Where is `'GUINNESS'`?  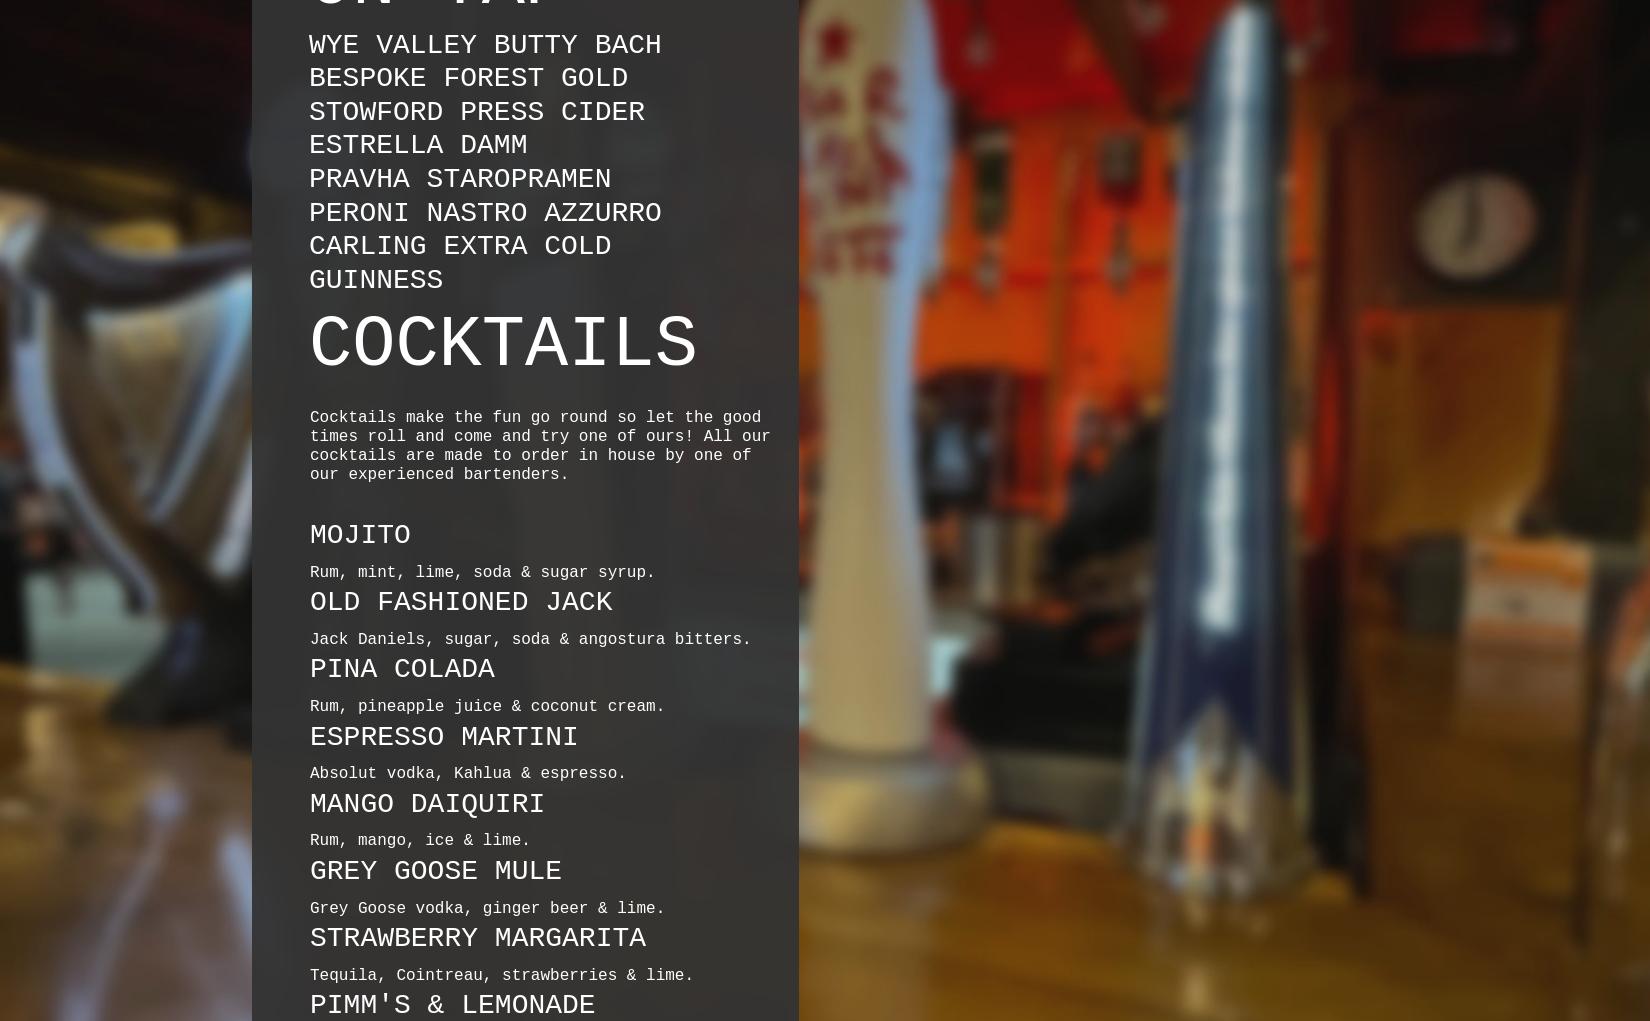 'GUINNESS' is located at coordinates (309, 279).